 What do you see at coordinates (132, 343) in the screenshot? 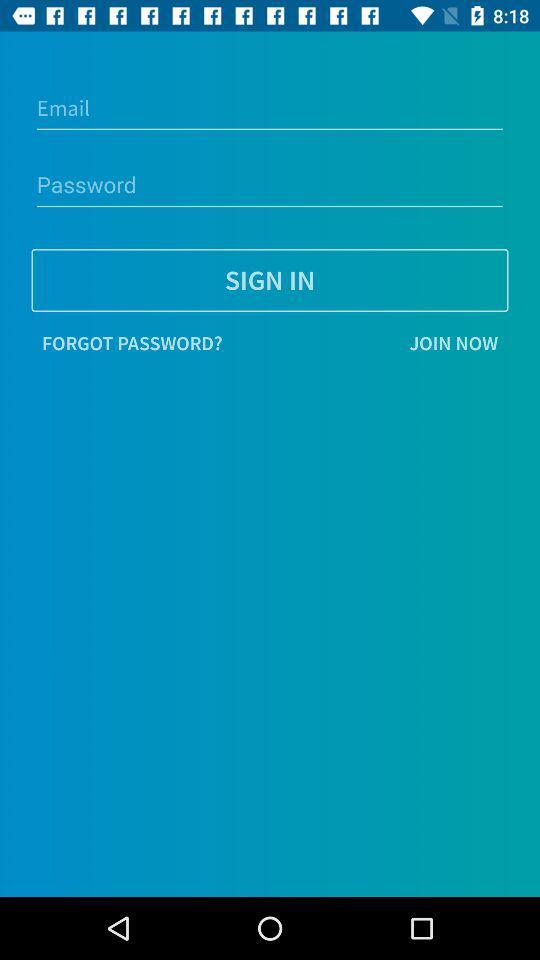
I see `forgot password? item` at bounding box center [132, 343].